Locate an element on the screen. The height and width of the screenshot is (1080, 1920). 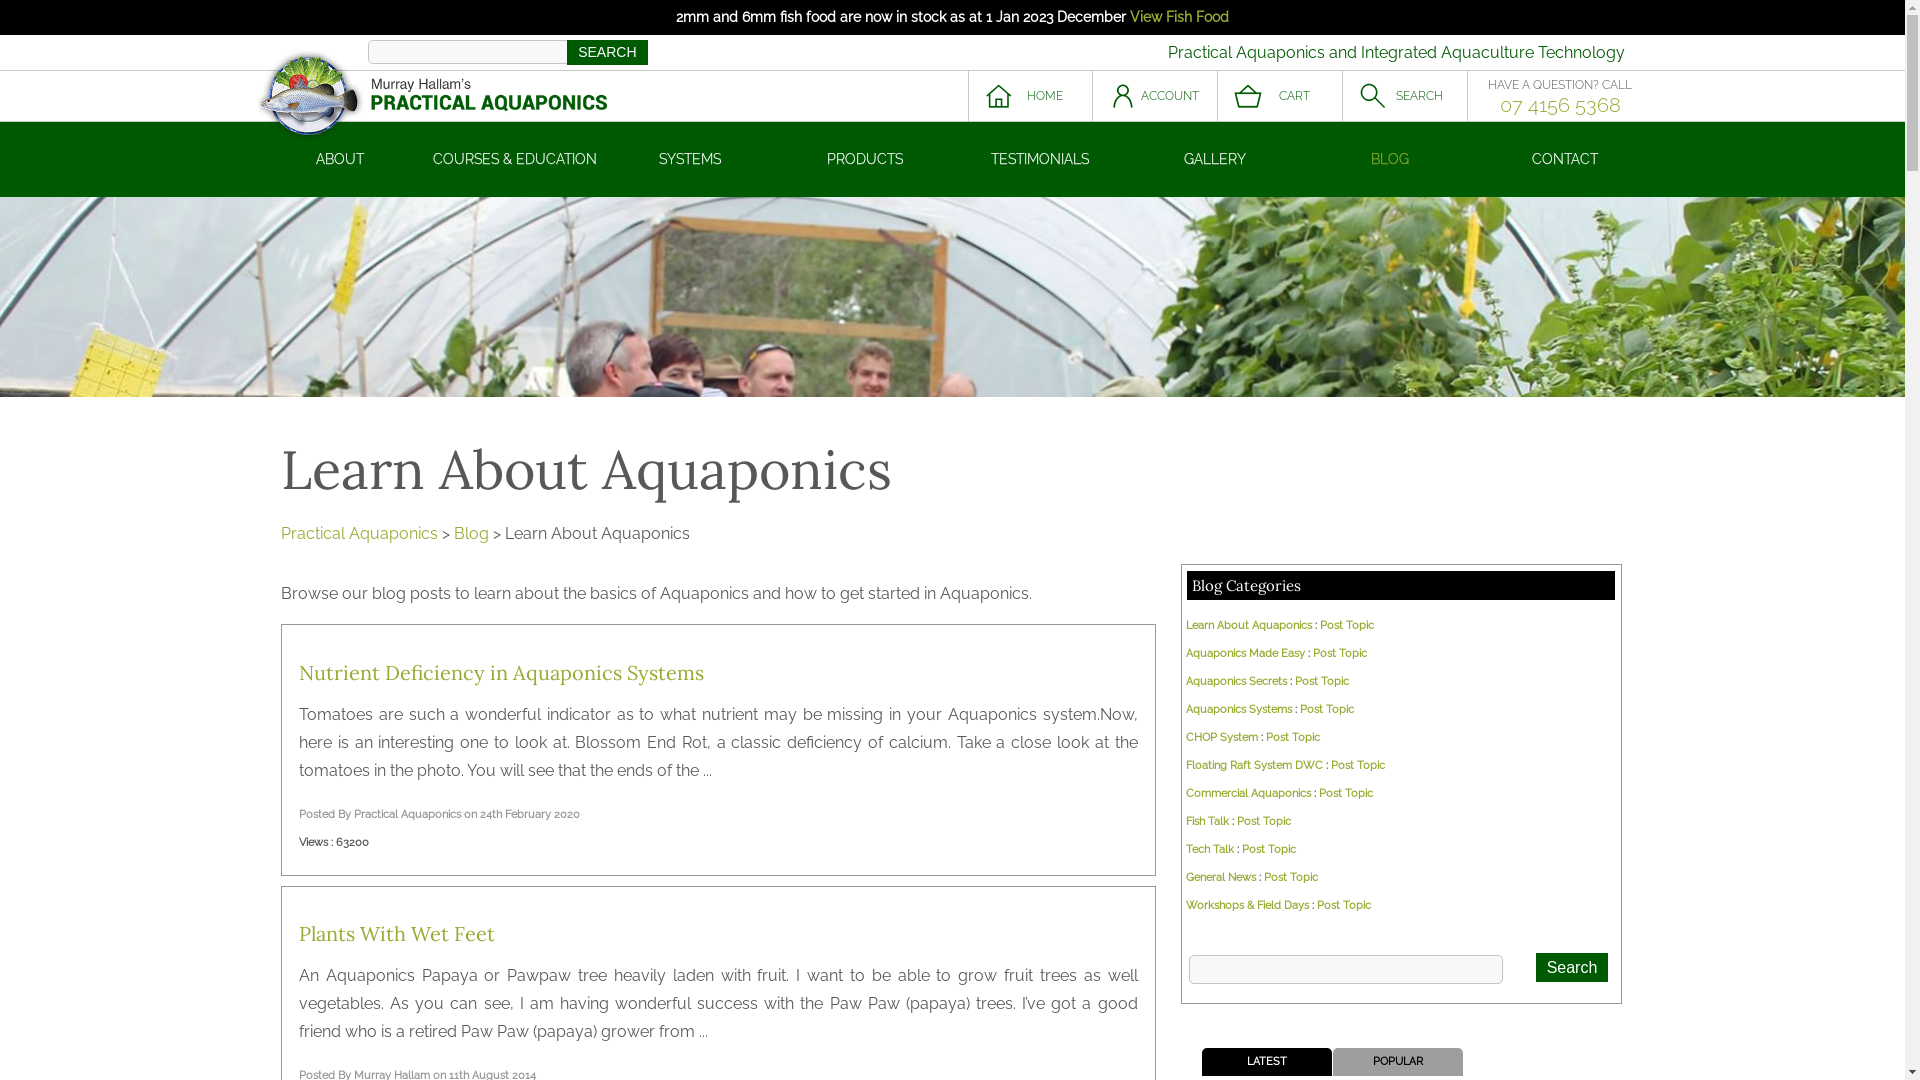
'CONTACT' is located at coordinates (1564, 158).